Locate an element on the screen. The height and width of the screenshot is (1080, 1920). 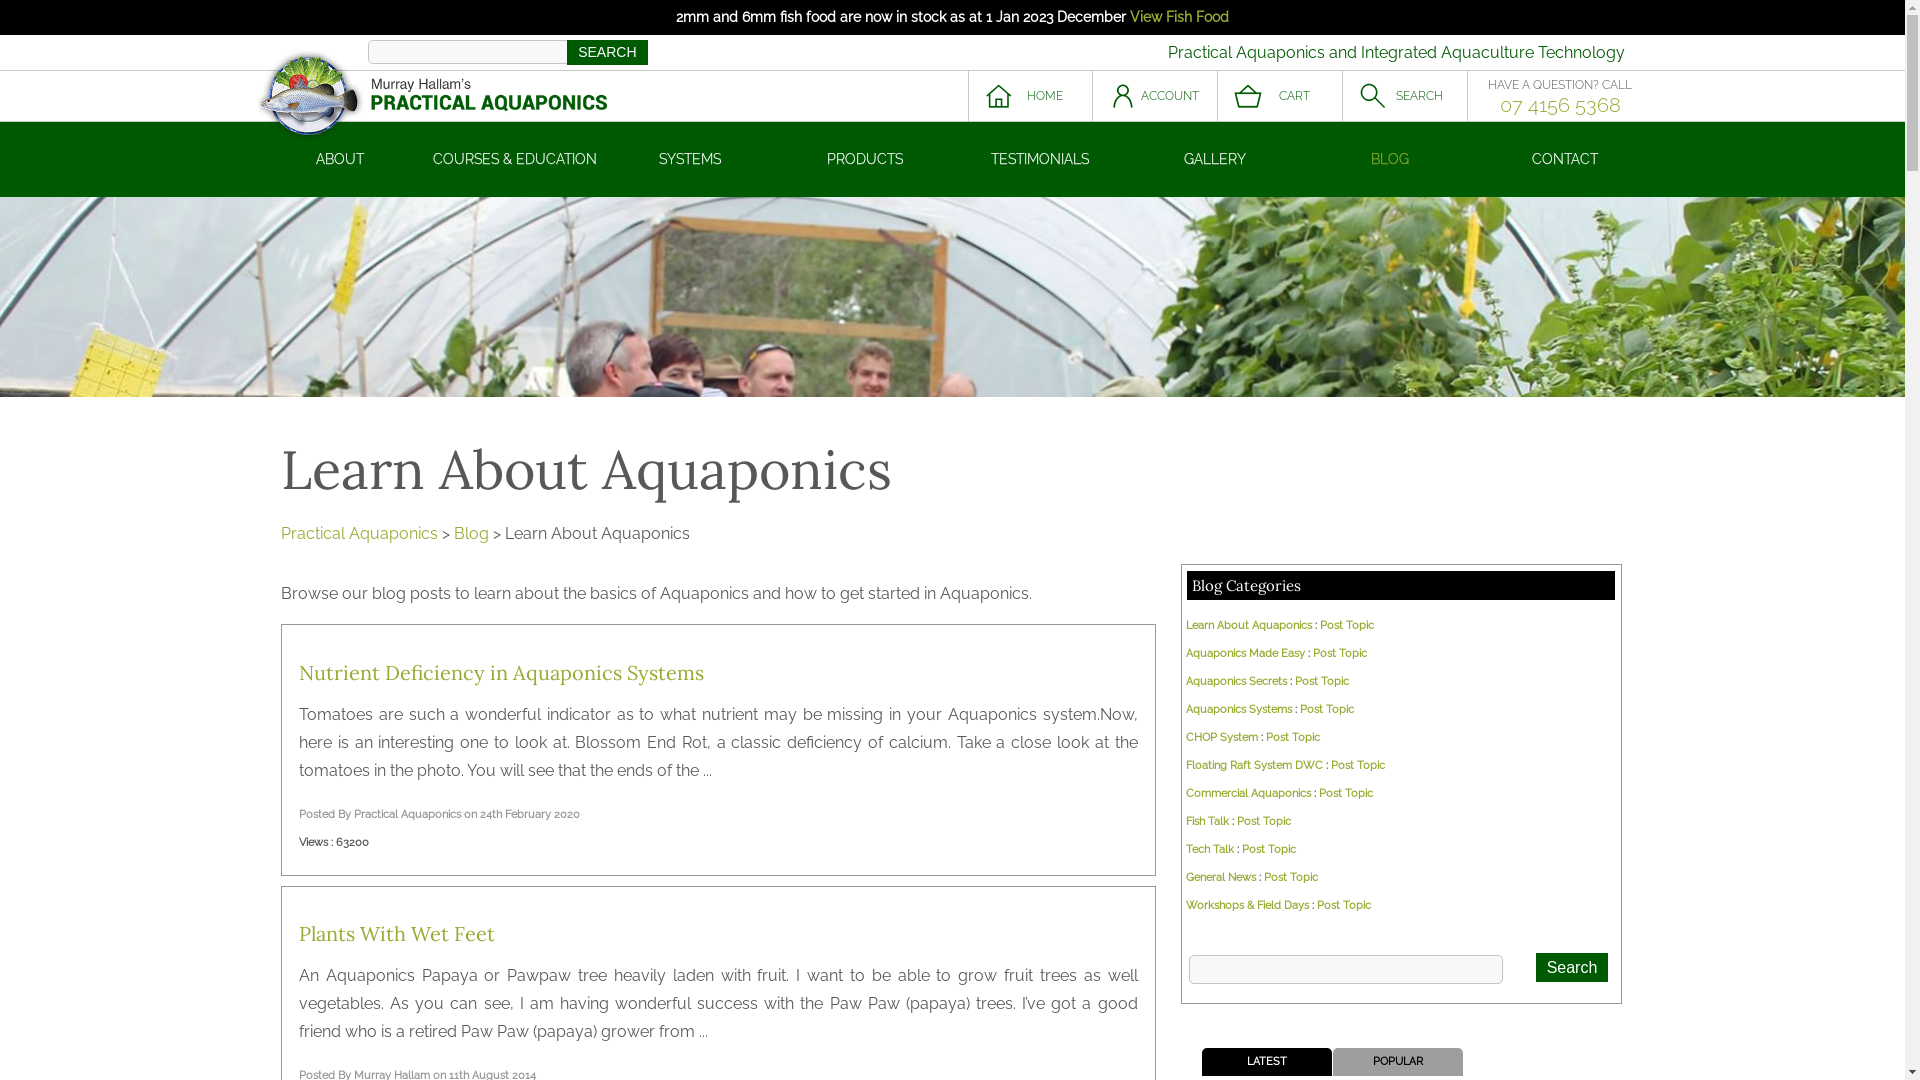
'CONTACT' is located at coordinates (1564, 158).